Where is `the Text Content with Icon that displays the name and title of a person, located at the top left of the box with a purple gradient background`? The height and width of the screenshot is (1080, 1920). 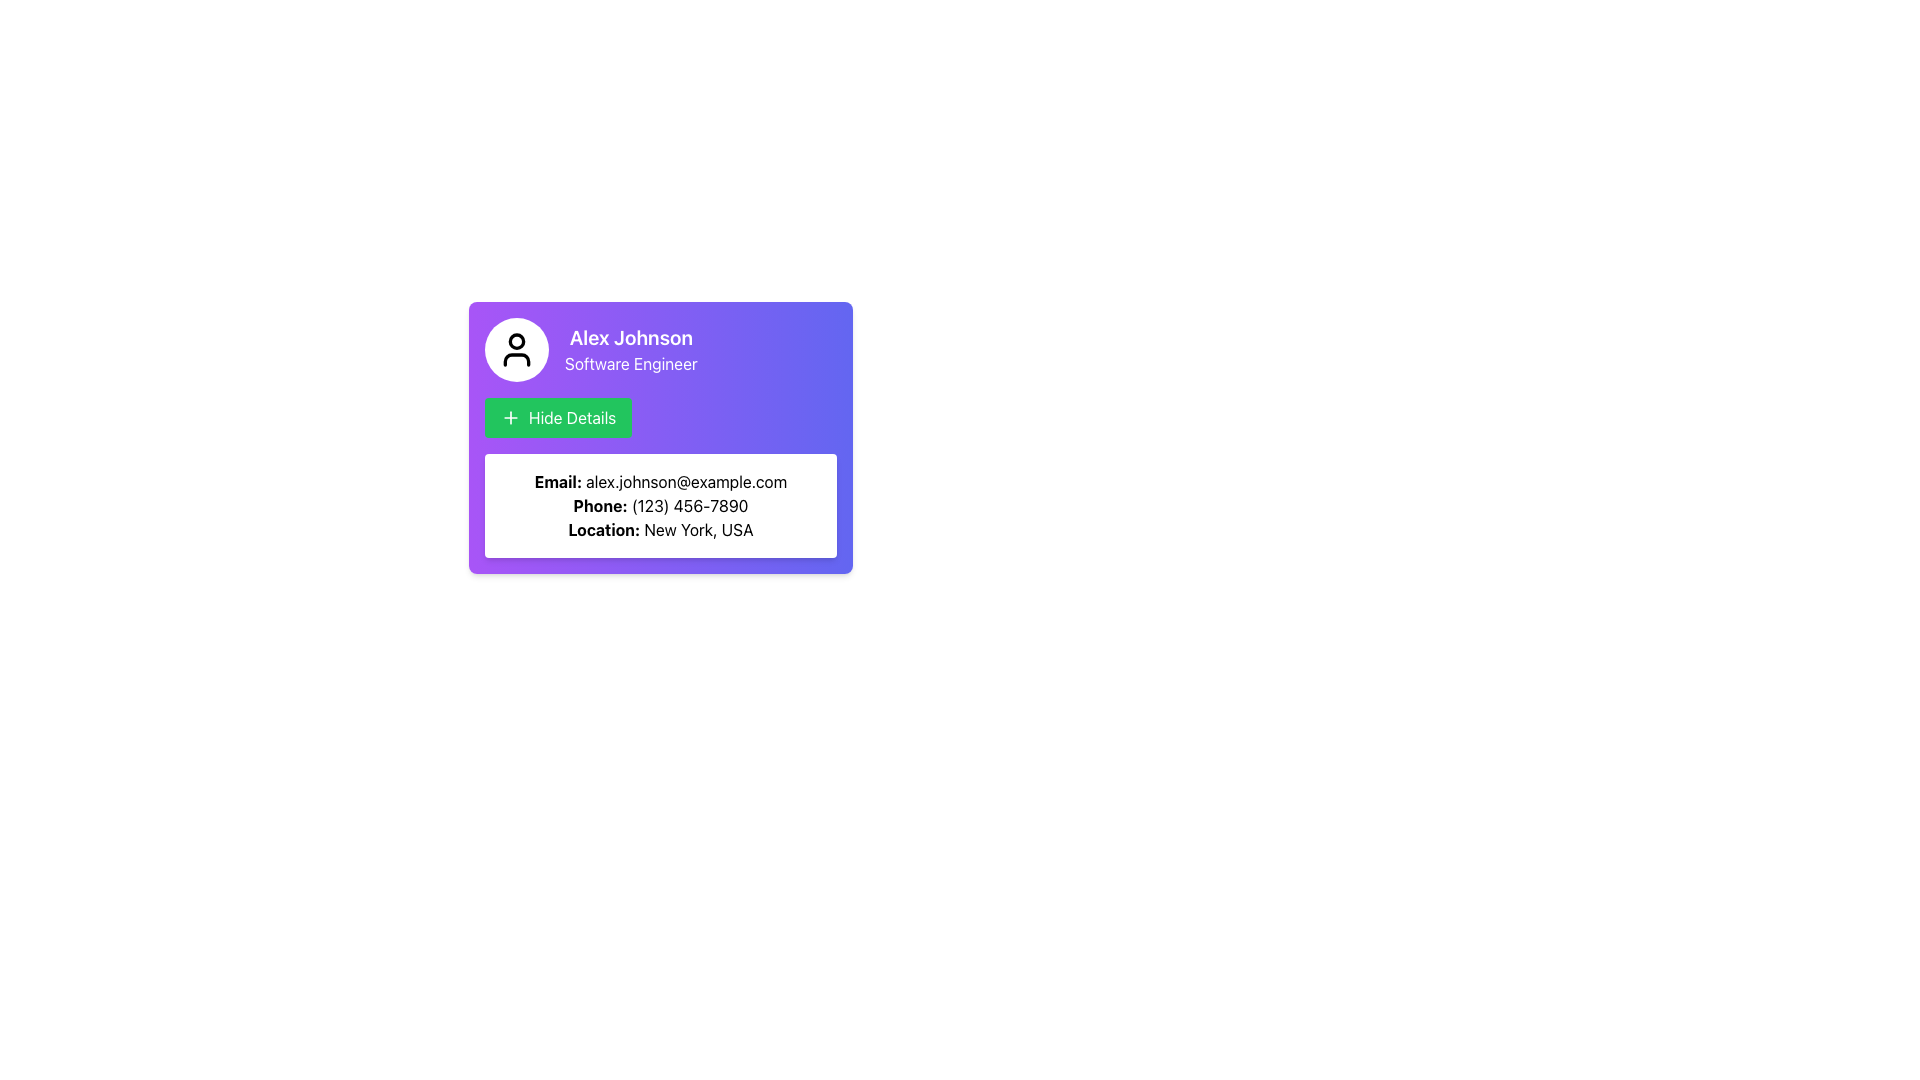 the Text Content with Icon that displays the name and title of a person, located at the top left of the box with a purple gradient background is located at coordinates (661, 349).